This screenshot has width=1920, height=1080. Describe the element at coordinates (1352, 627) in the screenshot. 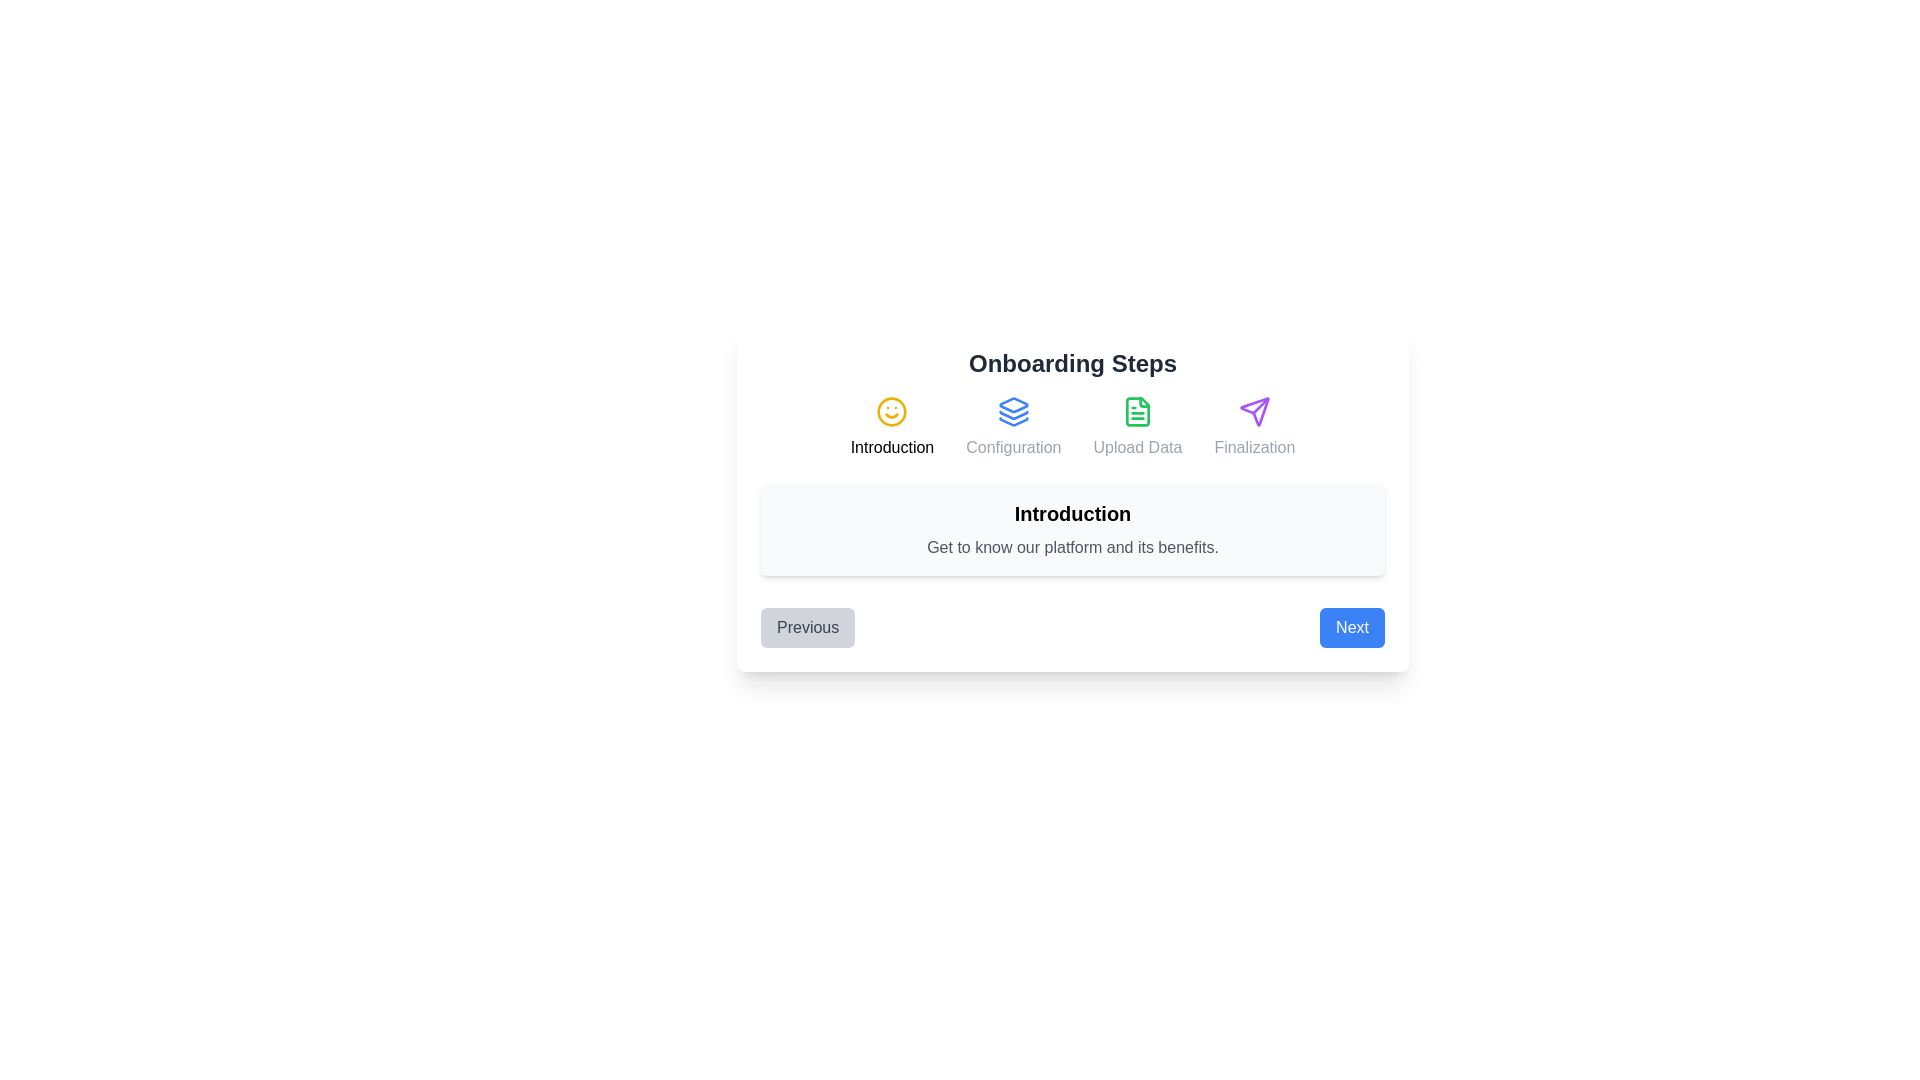

I see `the 'Next' button, which is a rounded rectangular button with a blue background and white text, located at the bottom-right of the onboarding steps interface` at that location.